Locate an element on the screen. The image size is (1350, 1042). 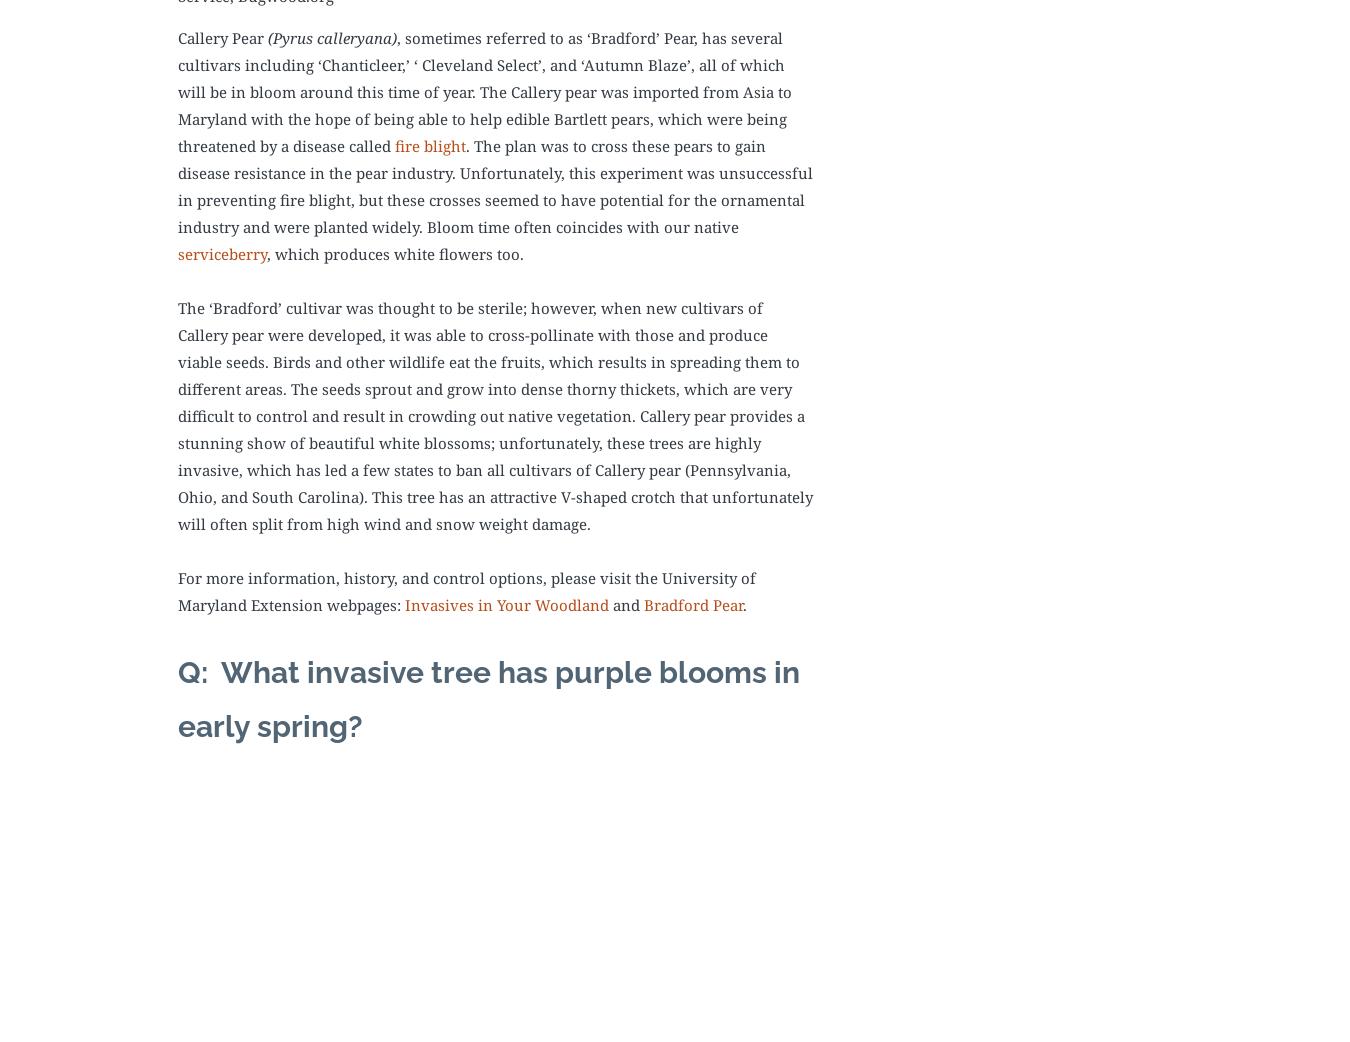
'fire blight' is located at coordinates (430, 145).